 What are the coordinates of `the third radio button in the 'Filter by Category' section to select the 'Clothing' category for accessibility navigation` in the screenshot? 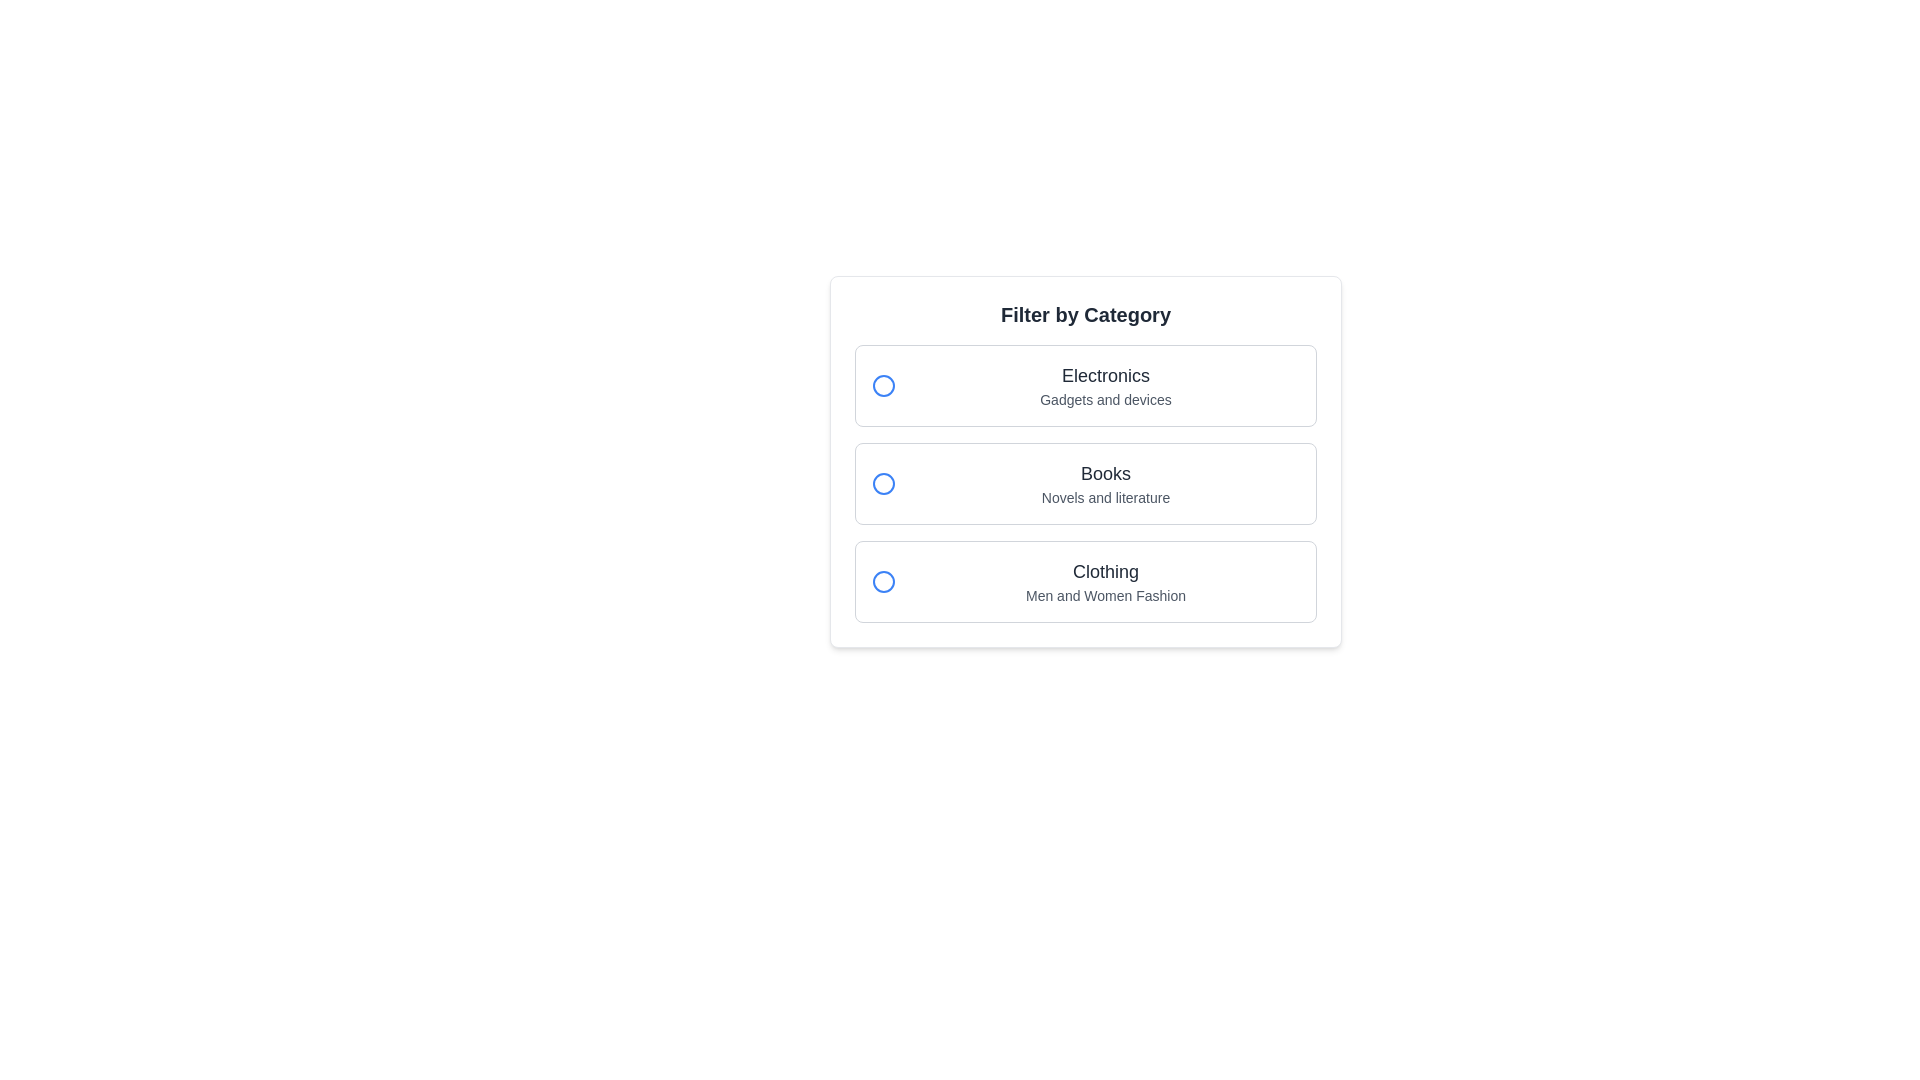 It's located at (1084, 582).